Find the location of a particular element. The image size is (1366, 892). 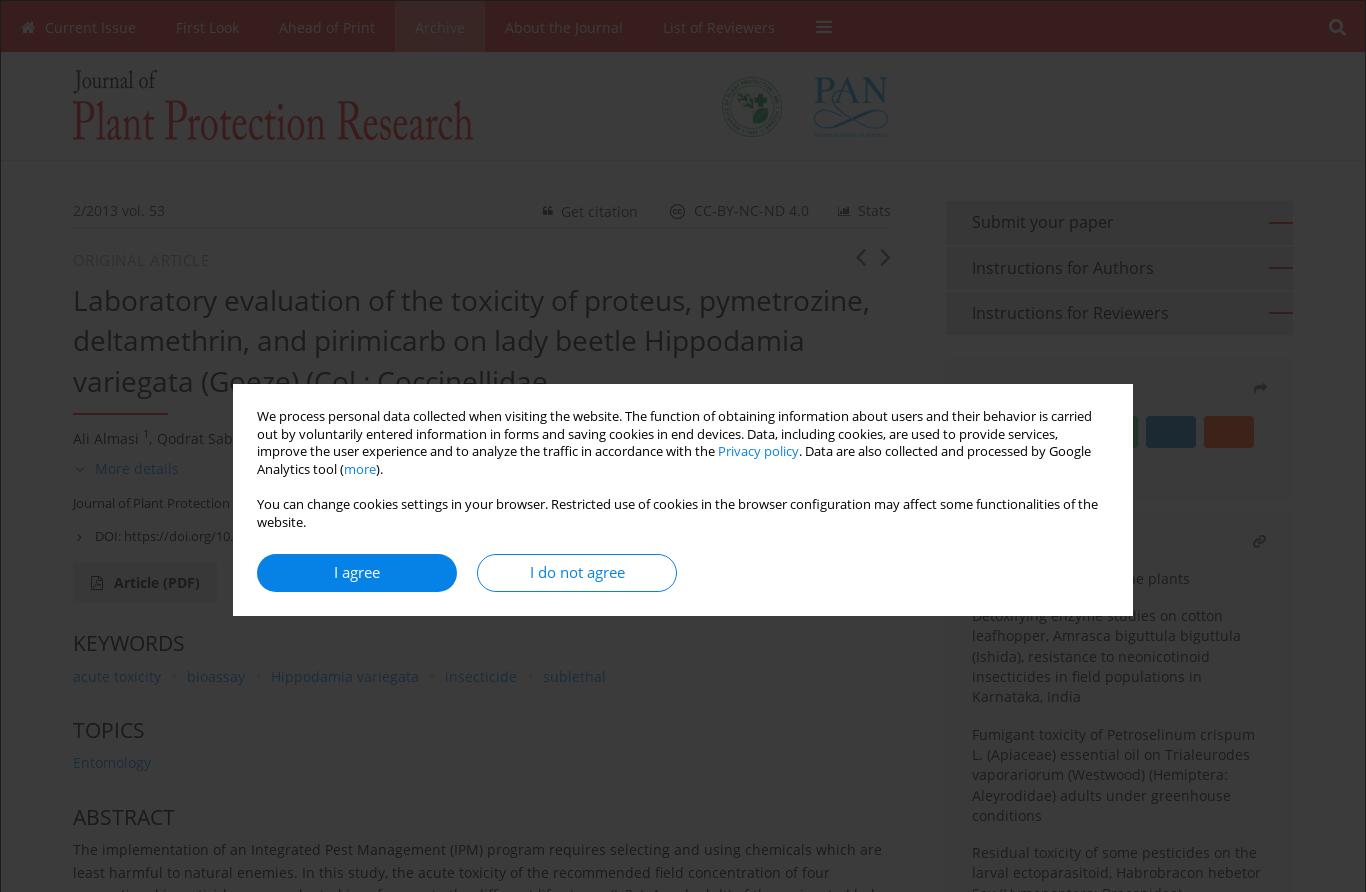

'More details' is located at coordinates (136, 467).